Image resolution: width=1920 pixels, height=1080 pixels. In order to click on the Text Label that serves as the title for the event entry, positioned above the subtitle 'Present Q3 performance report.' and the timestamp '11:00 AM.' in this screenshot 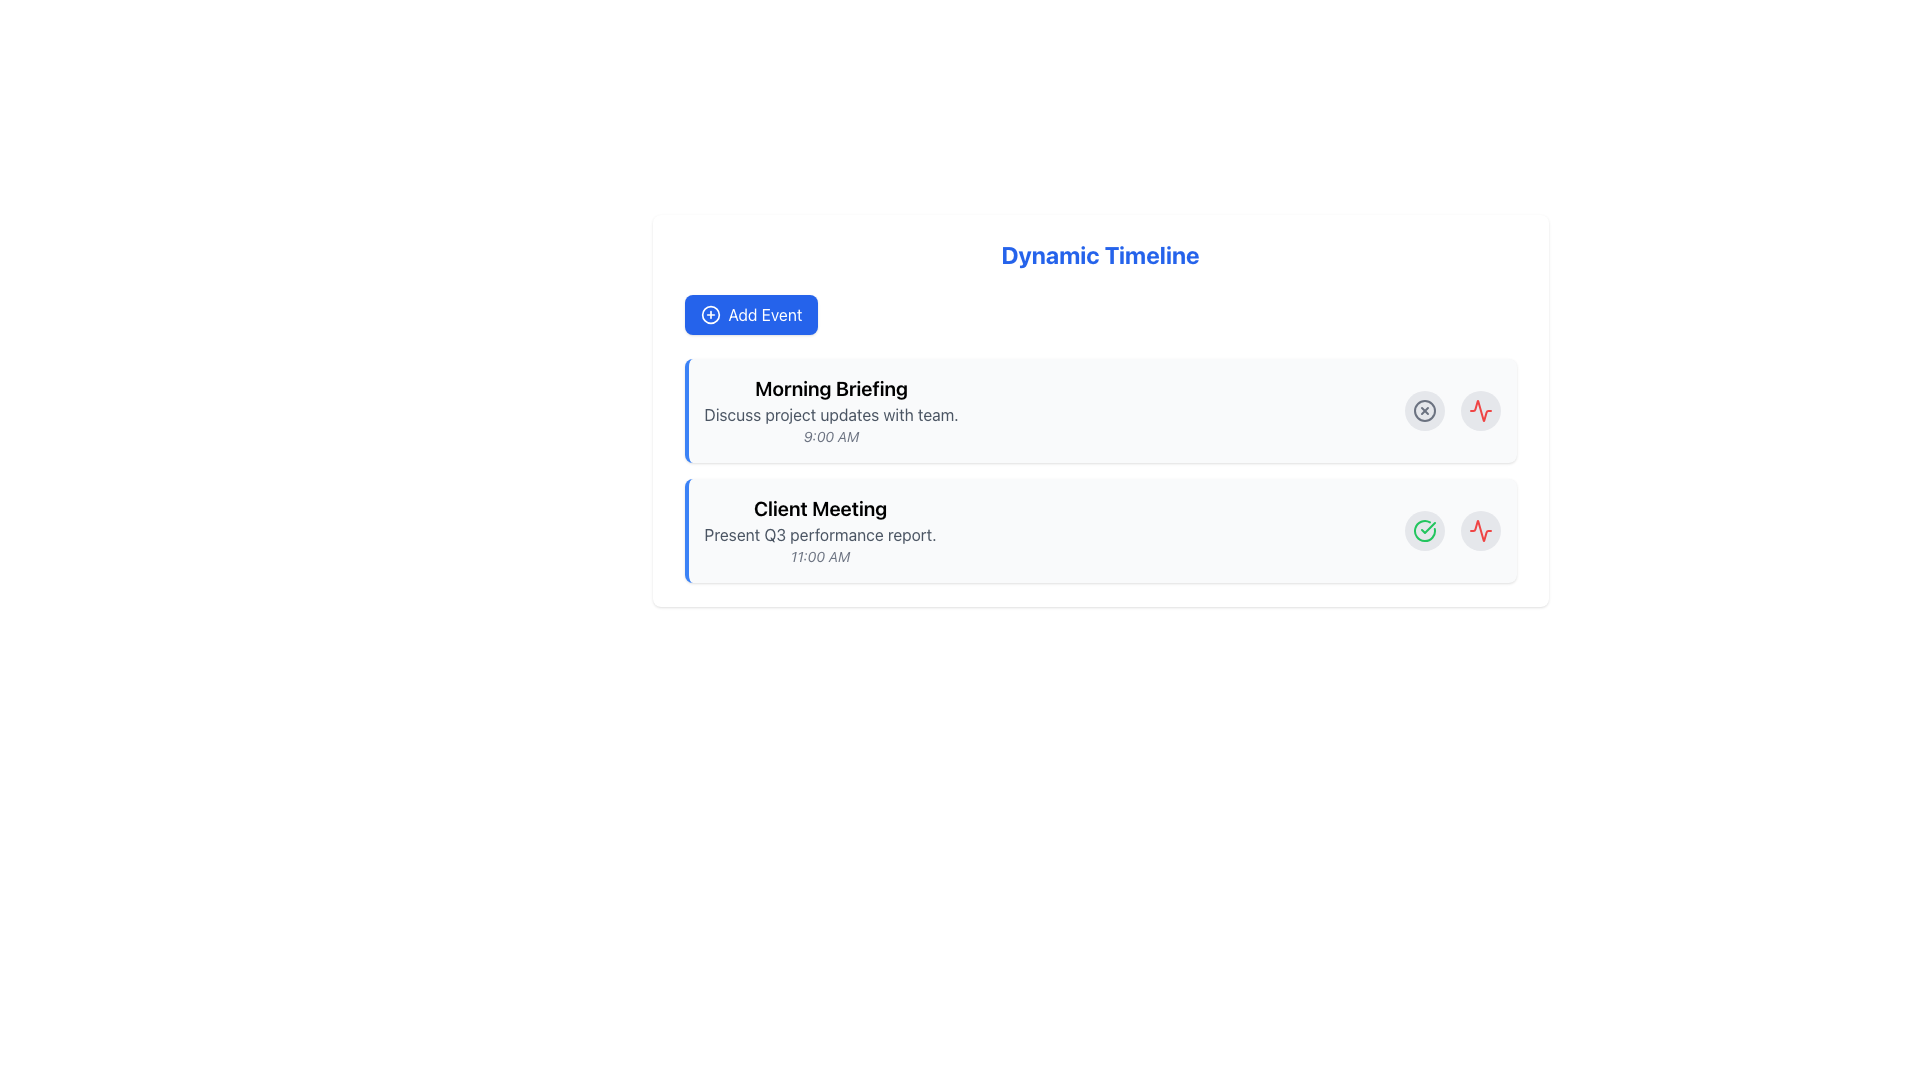, I will do `click(820, 508)`.